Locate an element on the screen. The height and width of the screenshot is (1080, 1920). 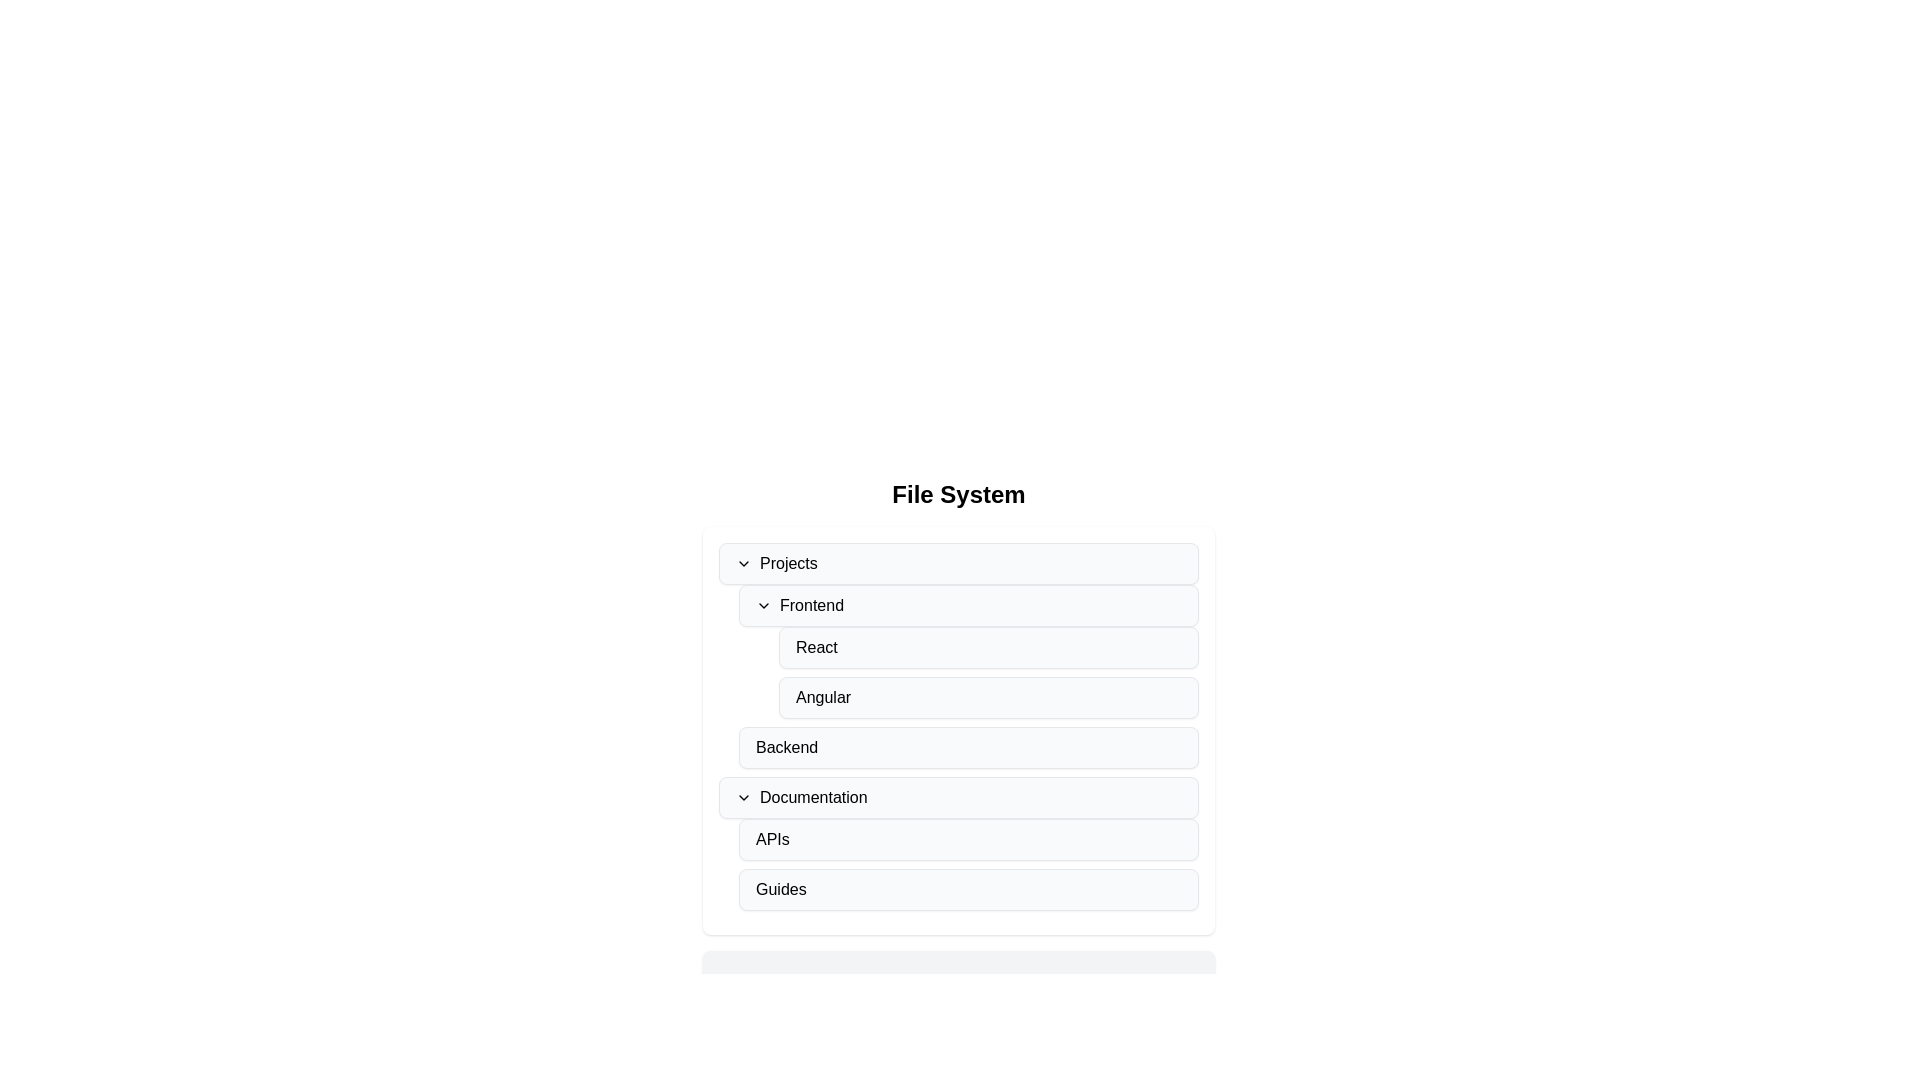
the 'APIs' button, which is a rectangular button with a light gray background and rounded corners, located in the 'Documentation' section is located at coordinates (969, 840).